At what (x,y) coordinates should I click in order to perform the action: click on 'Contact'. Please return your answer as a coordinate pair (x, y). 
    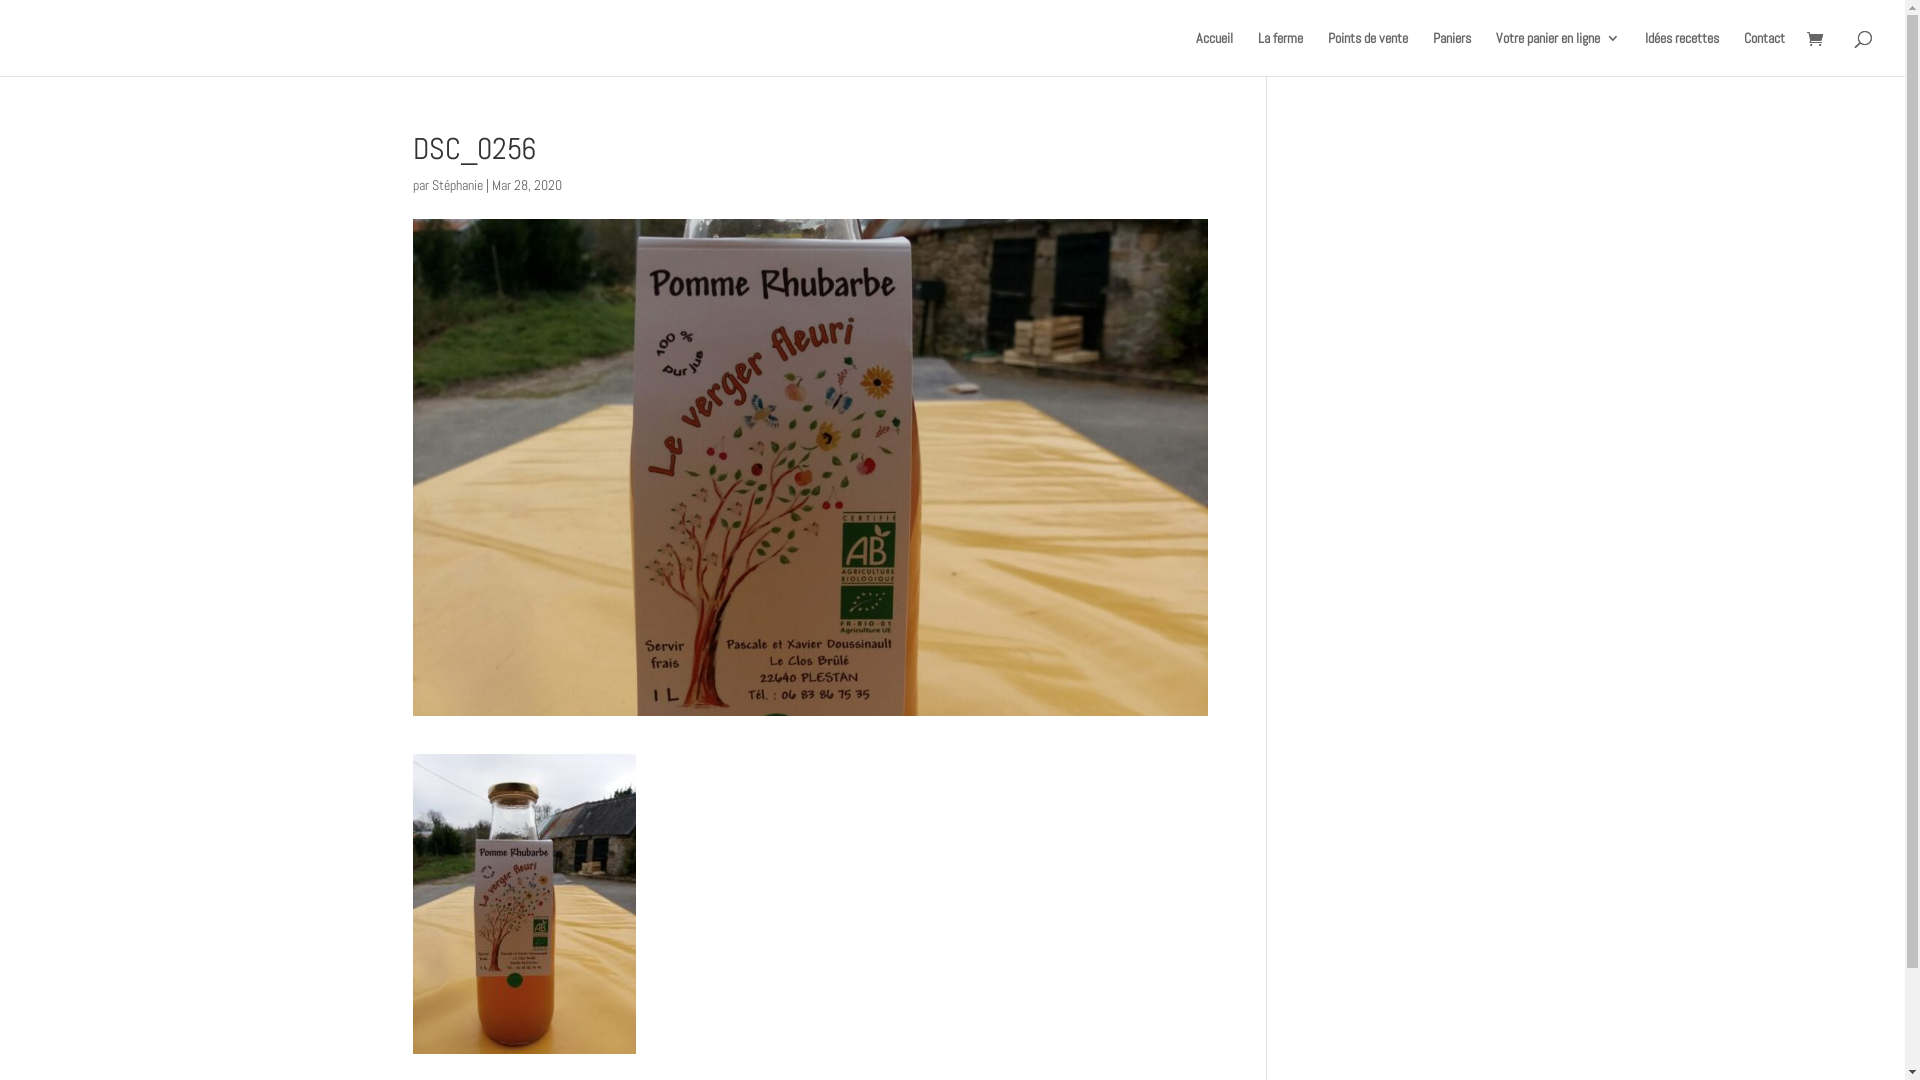
    Looking at the image, I should click on (1764, 52).